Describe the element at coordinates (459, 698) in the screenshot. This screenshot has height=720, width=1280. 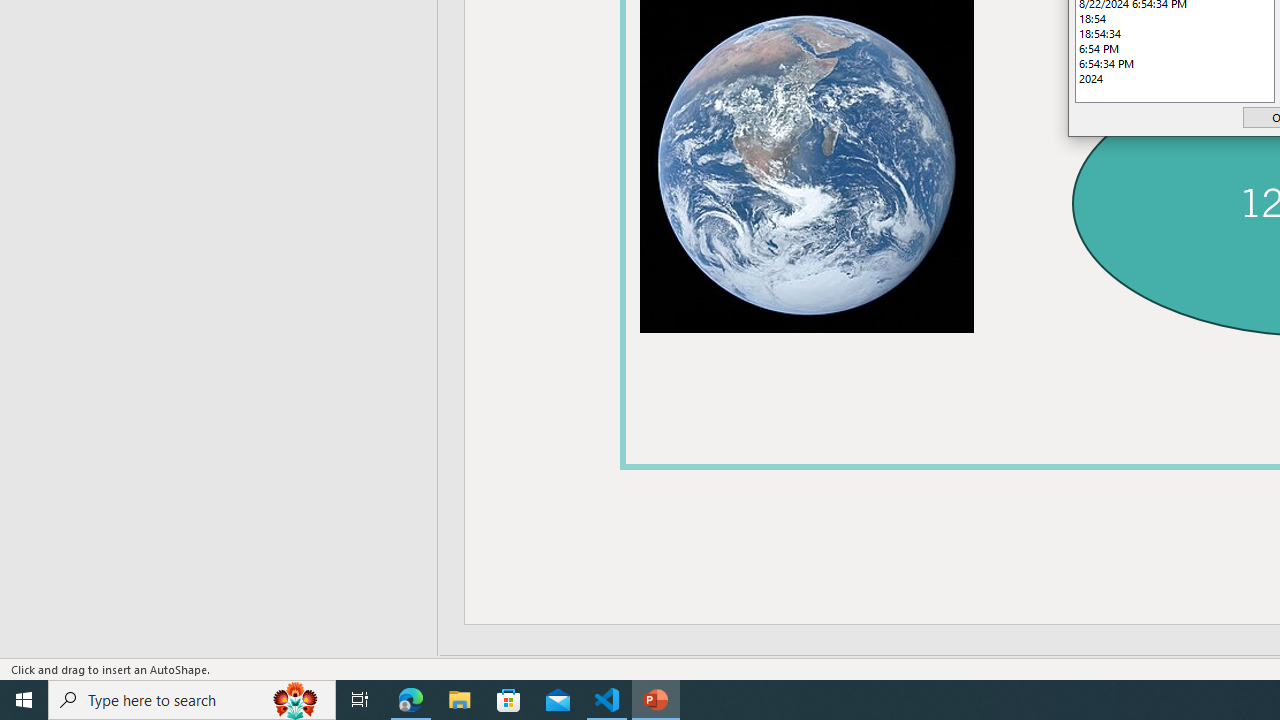
I see `'File Explorer'` at that location.